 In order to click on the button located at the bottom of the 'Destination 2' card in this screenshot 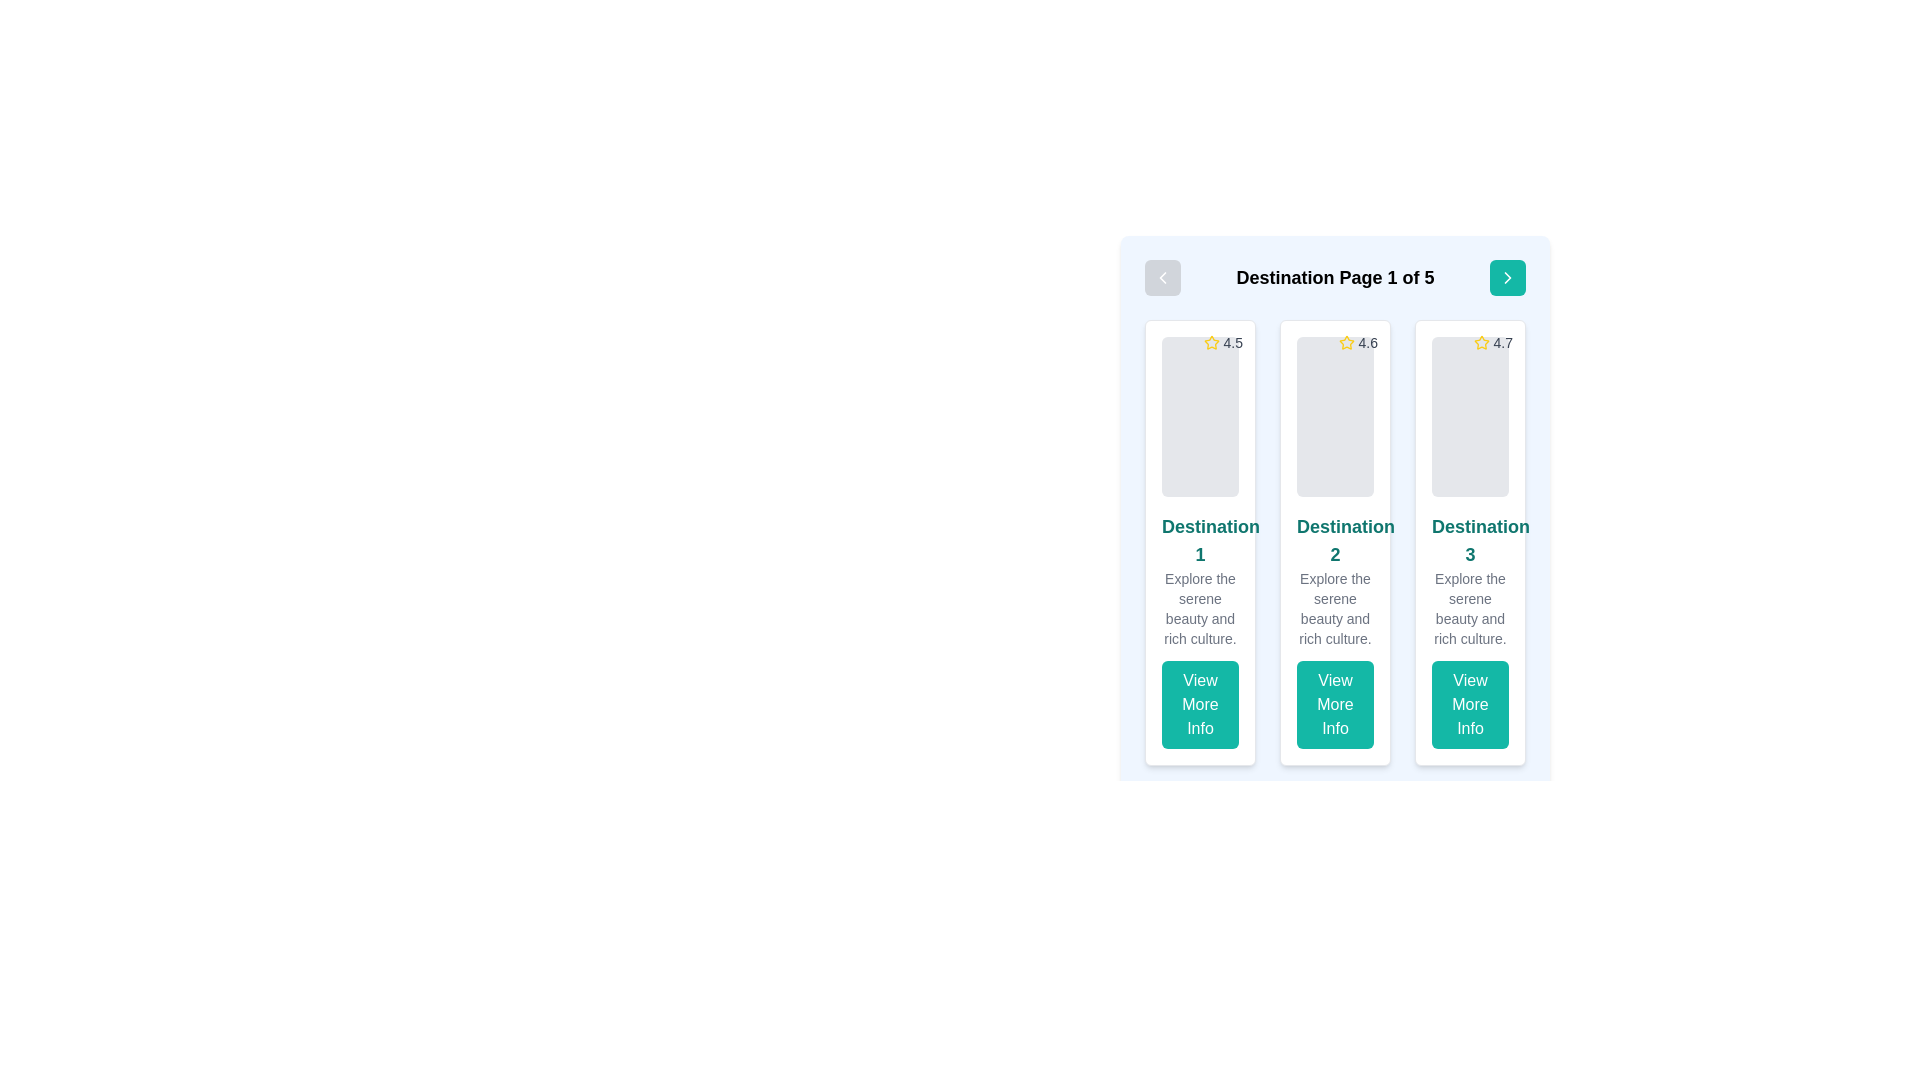, I will do `click(1335, 704)`.